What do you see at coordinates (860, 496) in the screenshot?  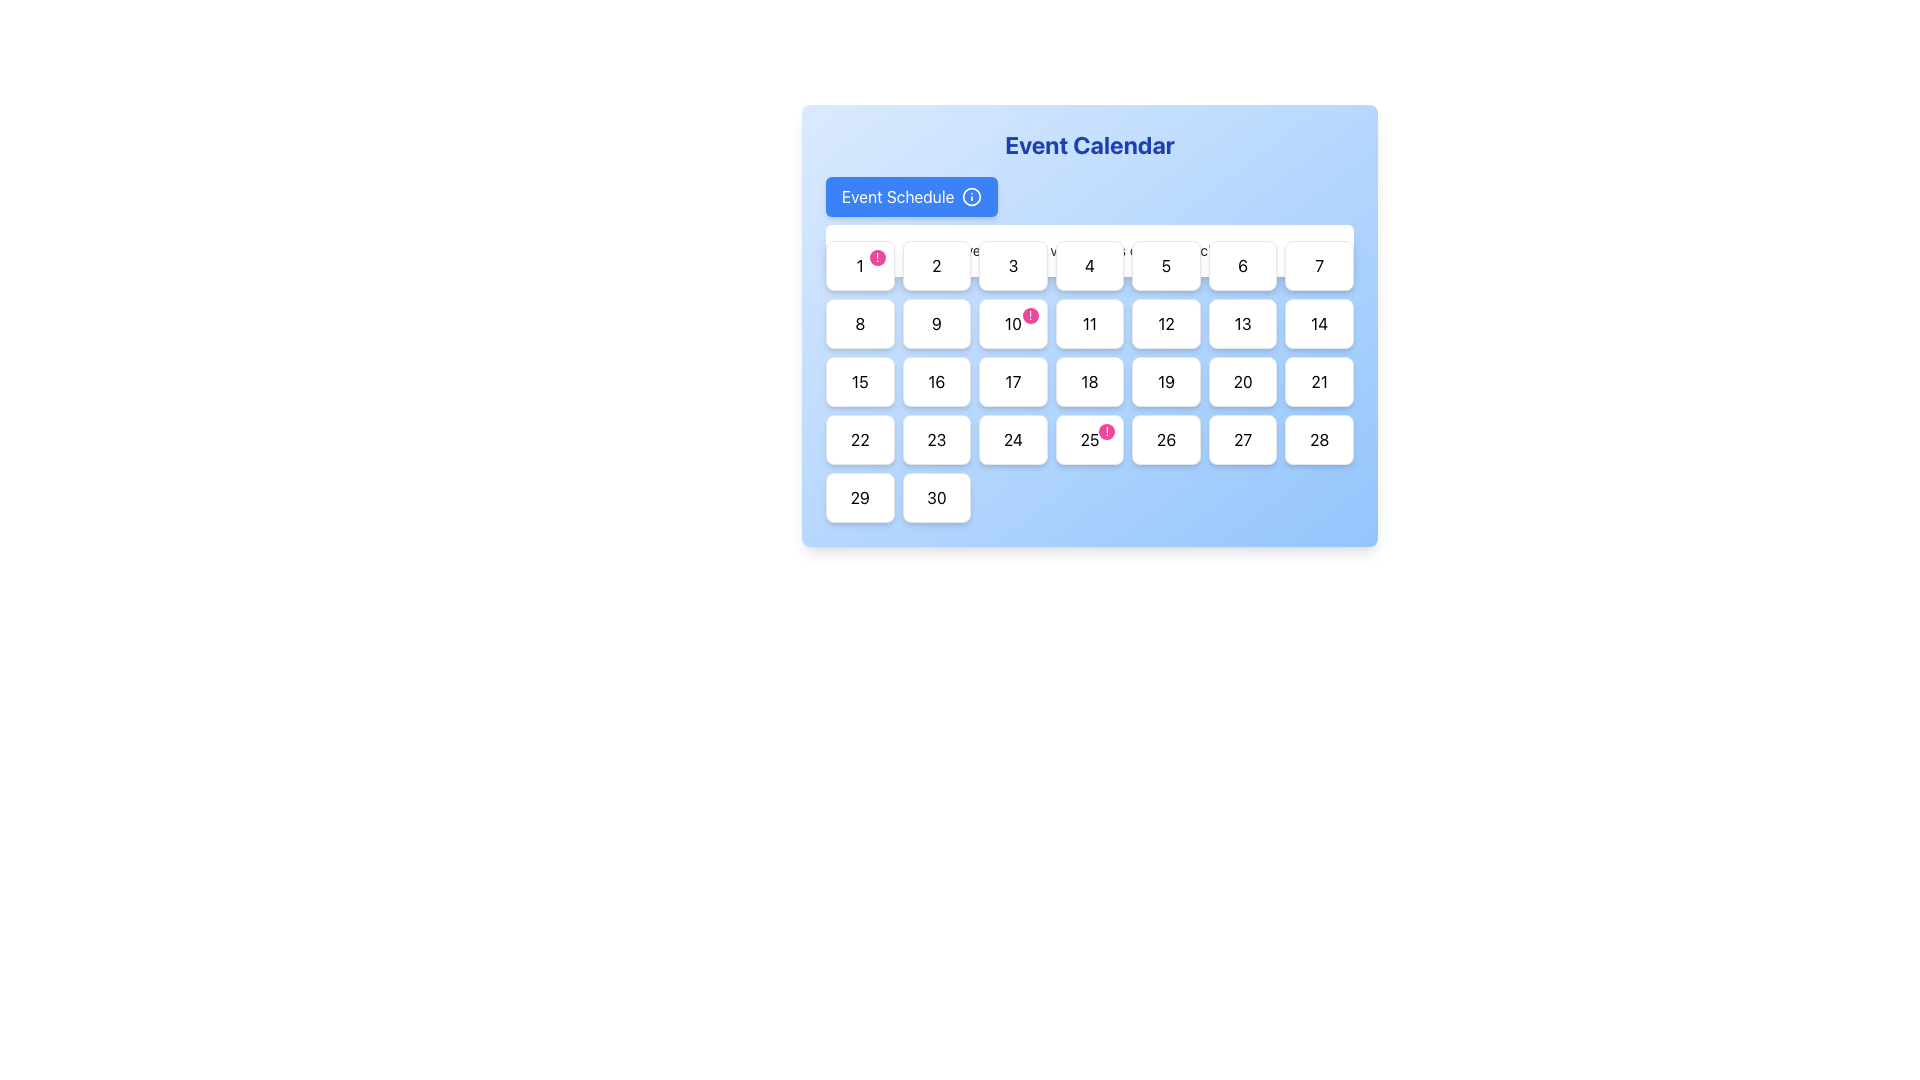 I see `the button representing the 29th day in the calendar interface` at bounding box center [860, 496].